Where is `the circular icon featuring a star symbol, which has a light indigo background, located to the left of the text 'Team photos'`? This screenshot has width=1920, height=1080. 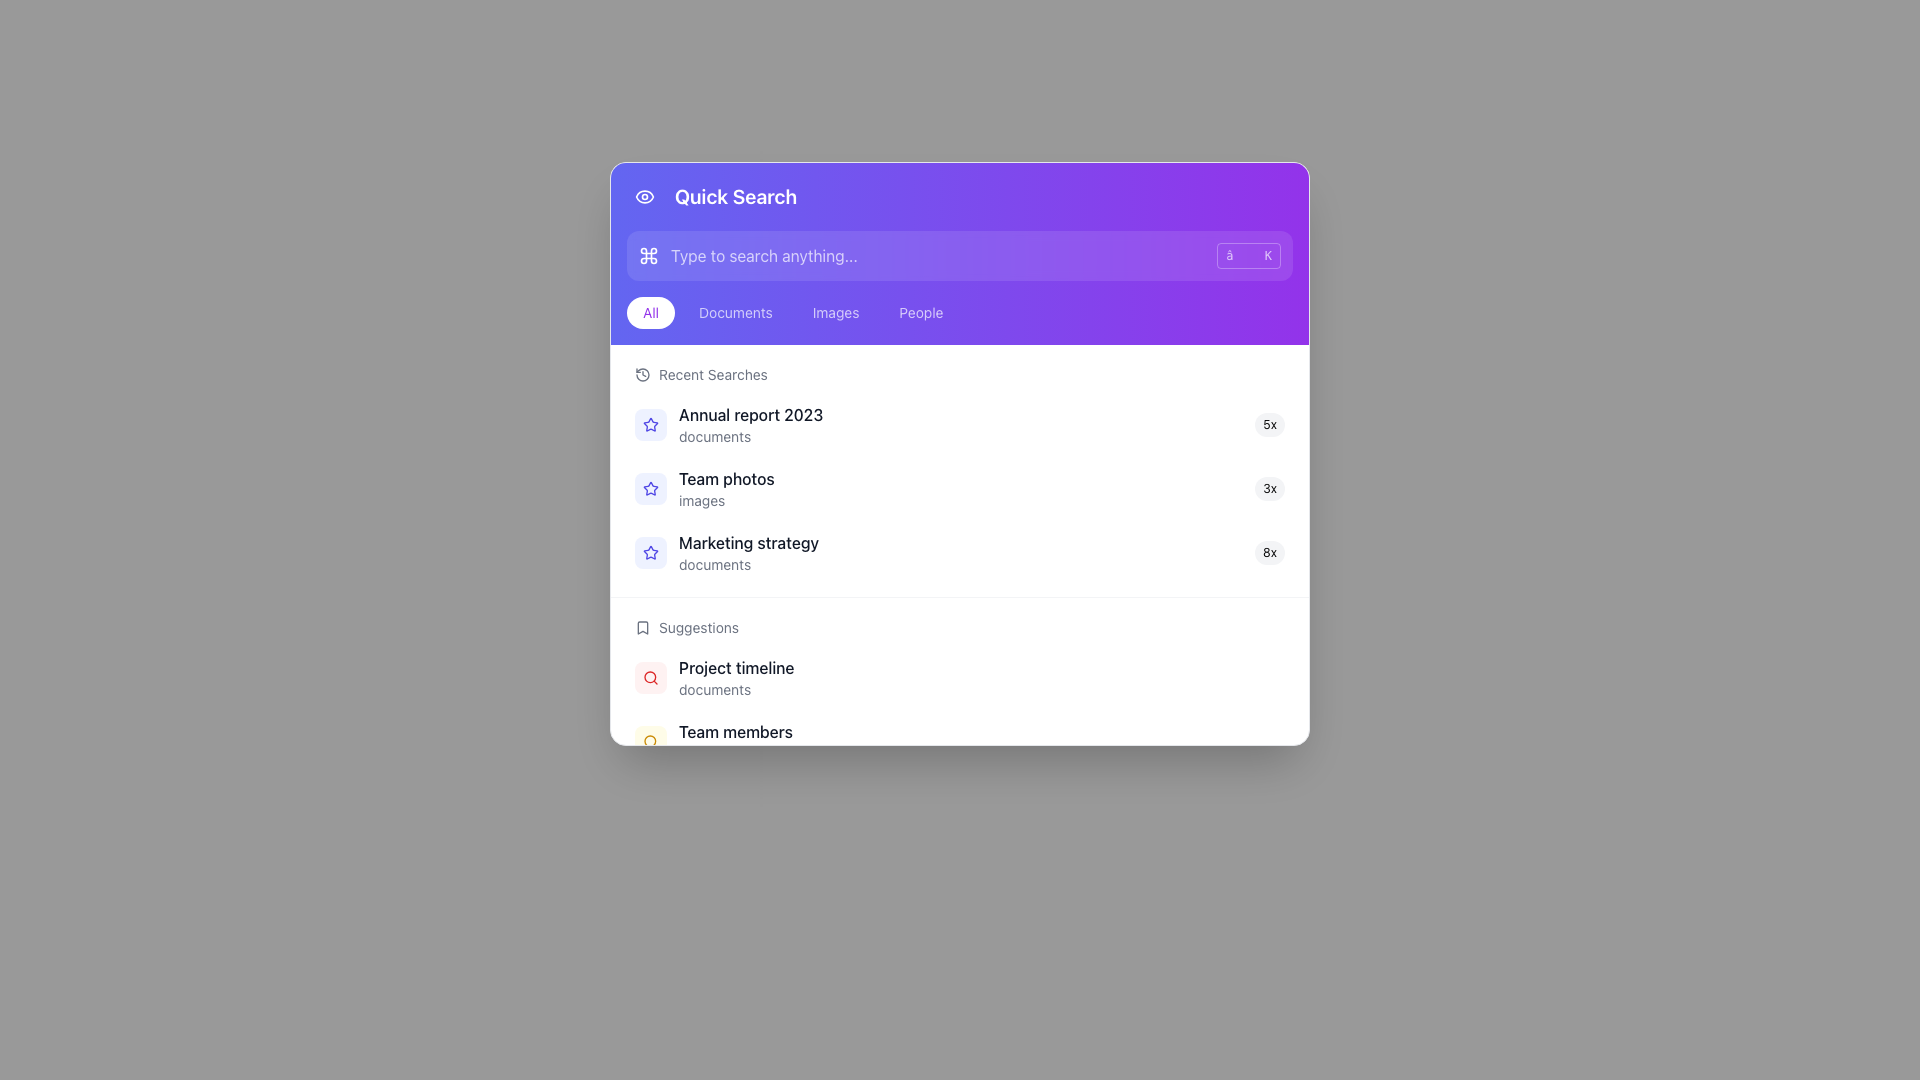 the circular icon featuring a star symbol, which has a light indigo background, located to the left of the text 'Team photos' is located at coordinates (651, 489).